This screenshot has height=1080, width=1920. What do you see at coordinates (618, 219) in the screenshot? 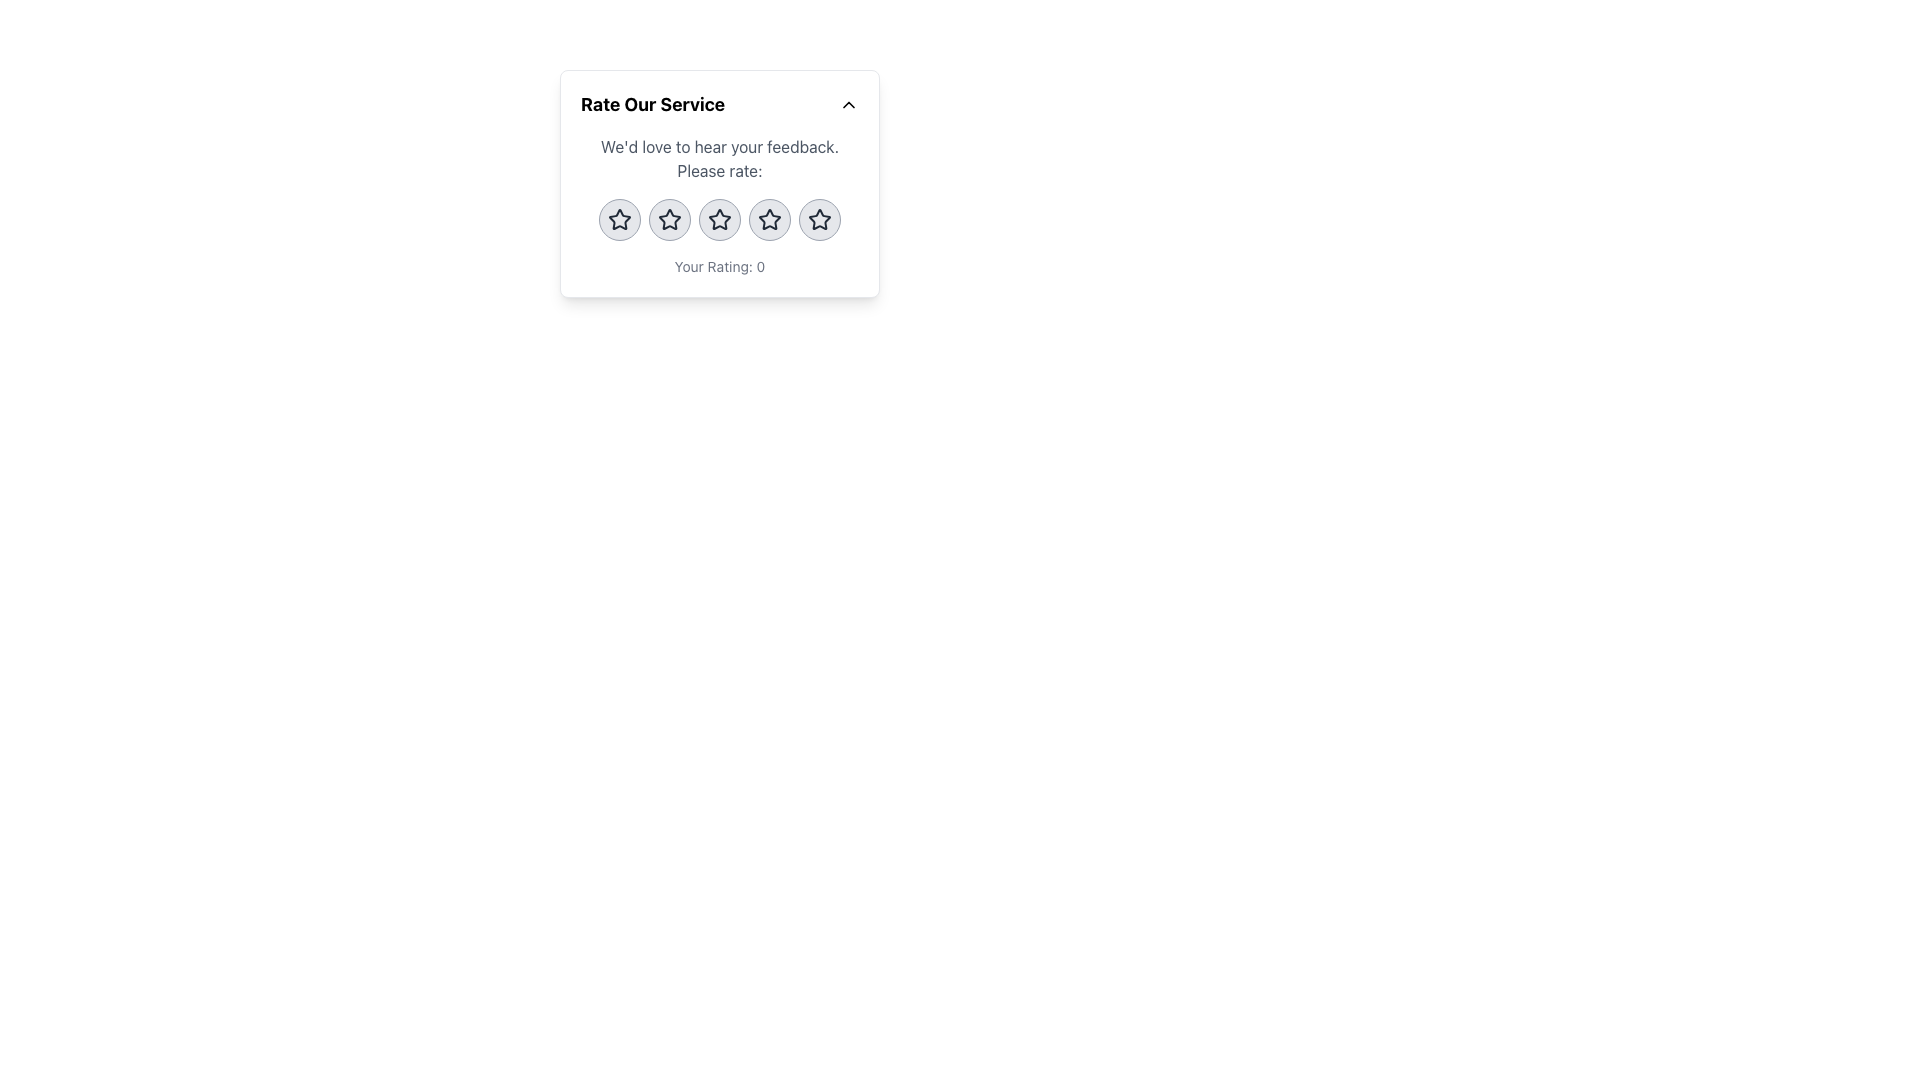
I see `the first circular button with a gray background and a star icon` at bounding box center [618, 219].